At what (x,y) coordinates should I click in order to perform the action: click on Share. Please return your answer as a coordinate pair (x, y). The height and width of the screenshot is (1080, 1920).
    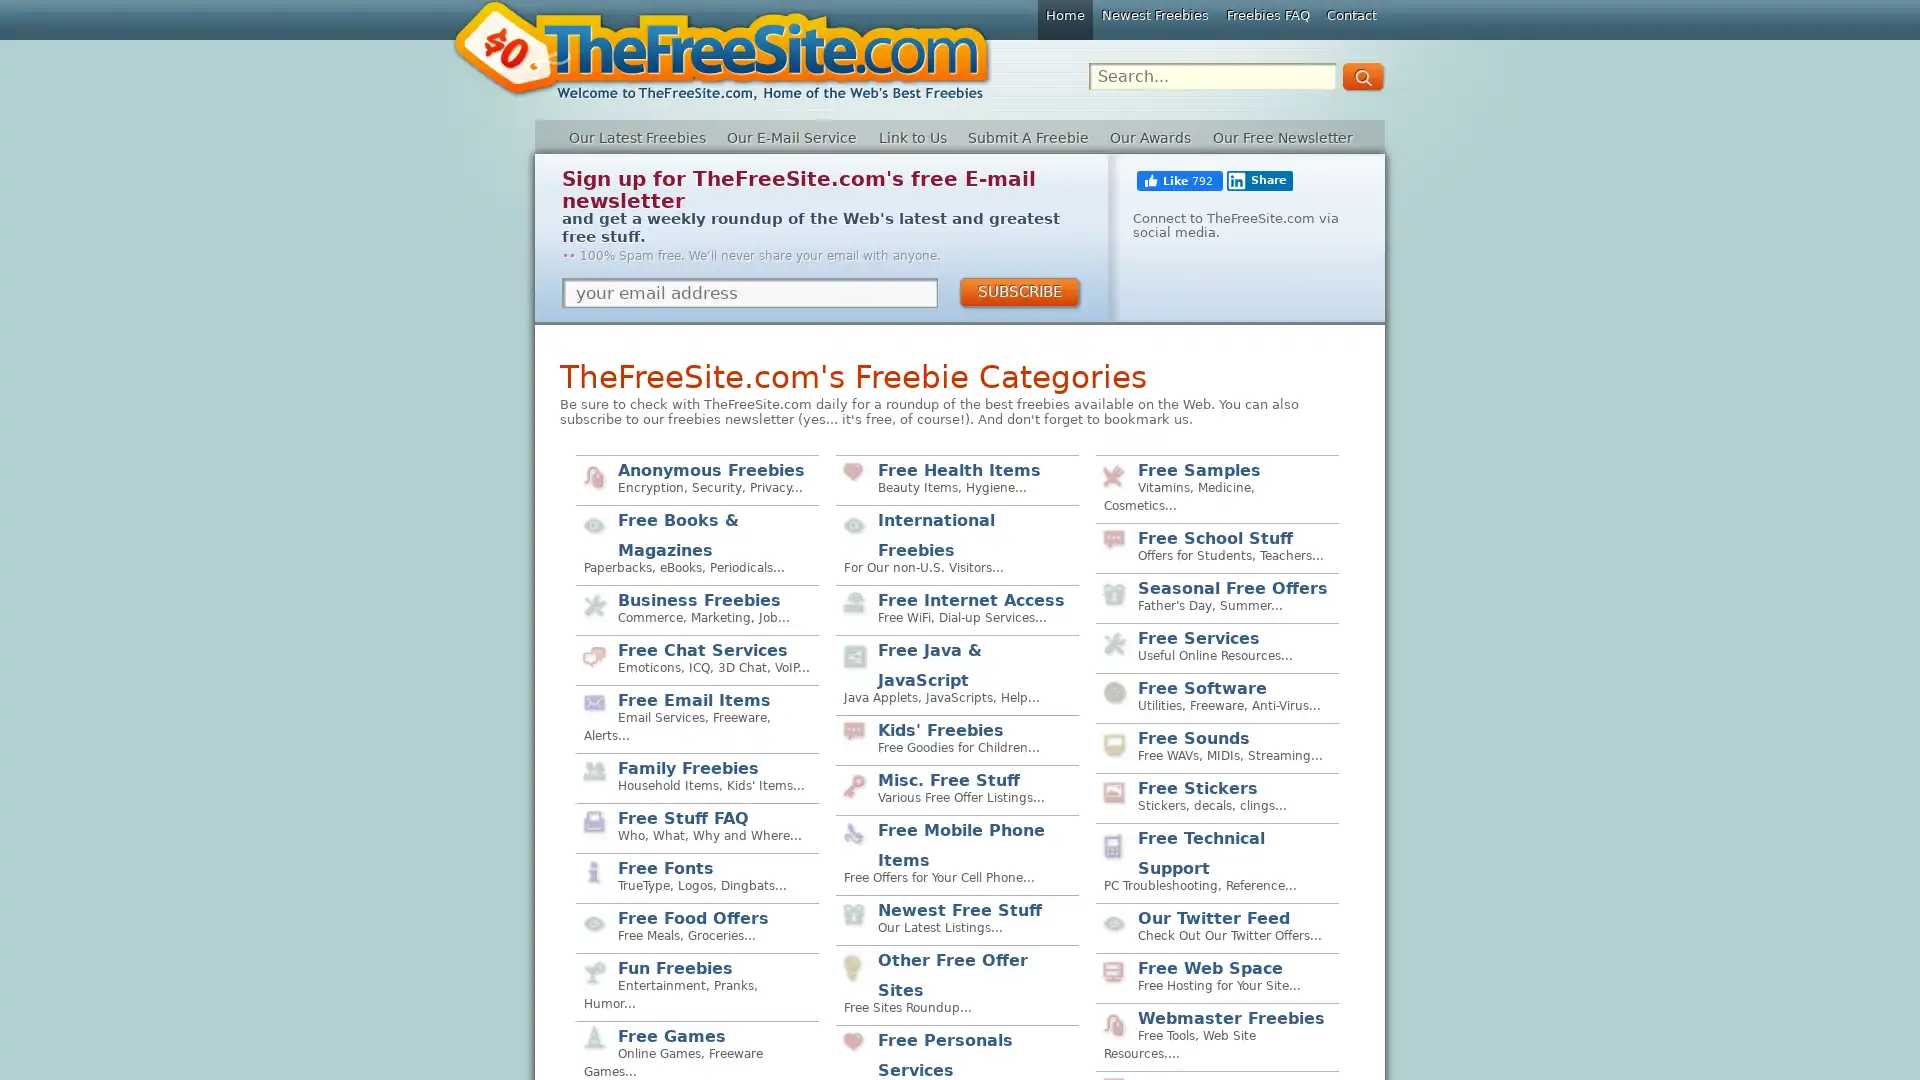
    Looking at the image, I should click on (1334, 181).